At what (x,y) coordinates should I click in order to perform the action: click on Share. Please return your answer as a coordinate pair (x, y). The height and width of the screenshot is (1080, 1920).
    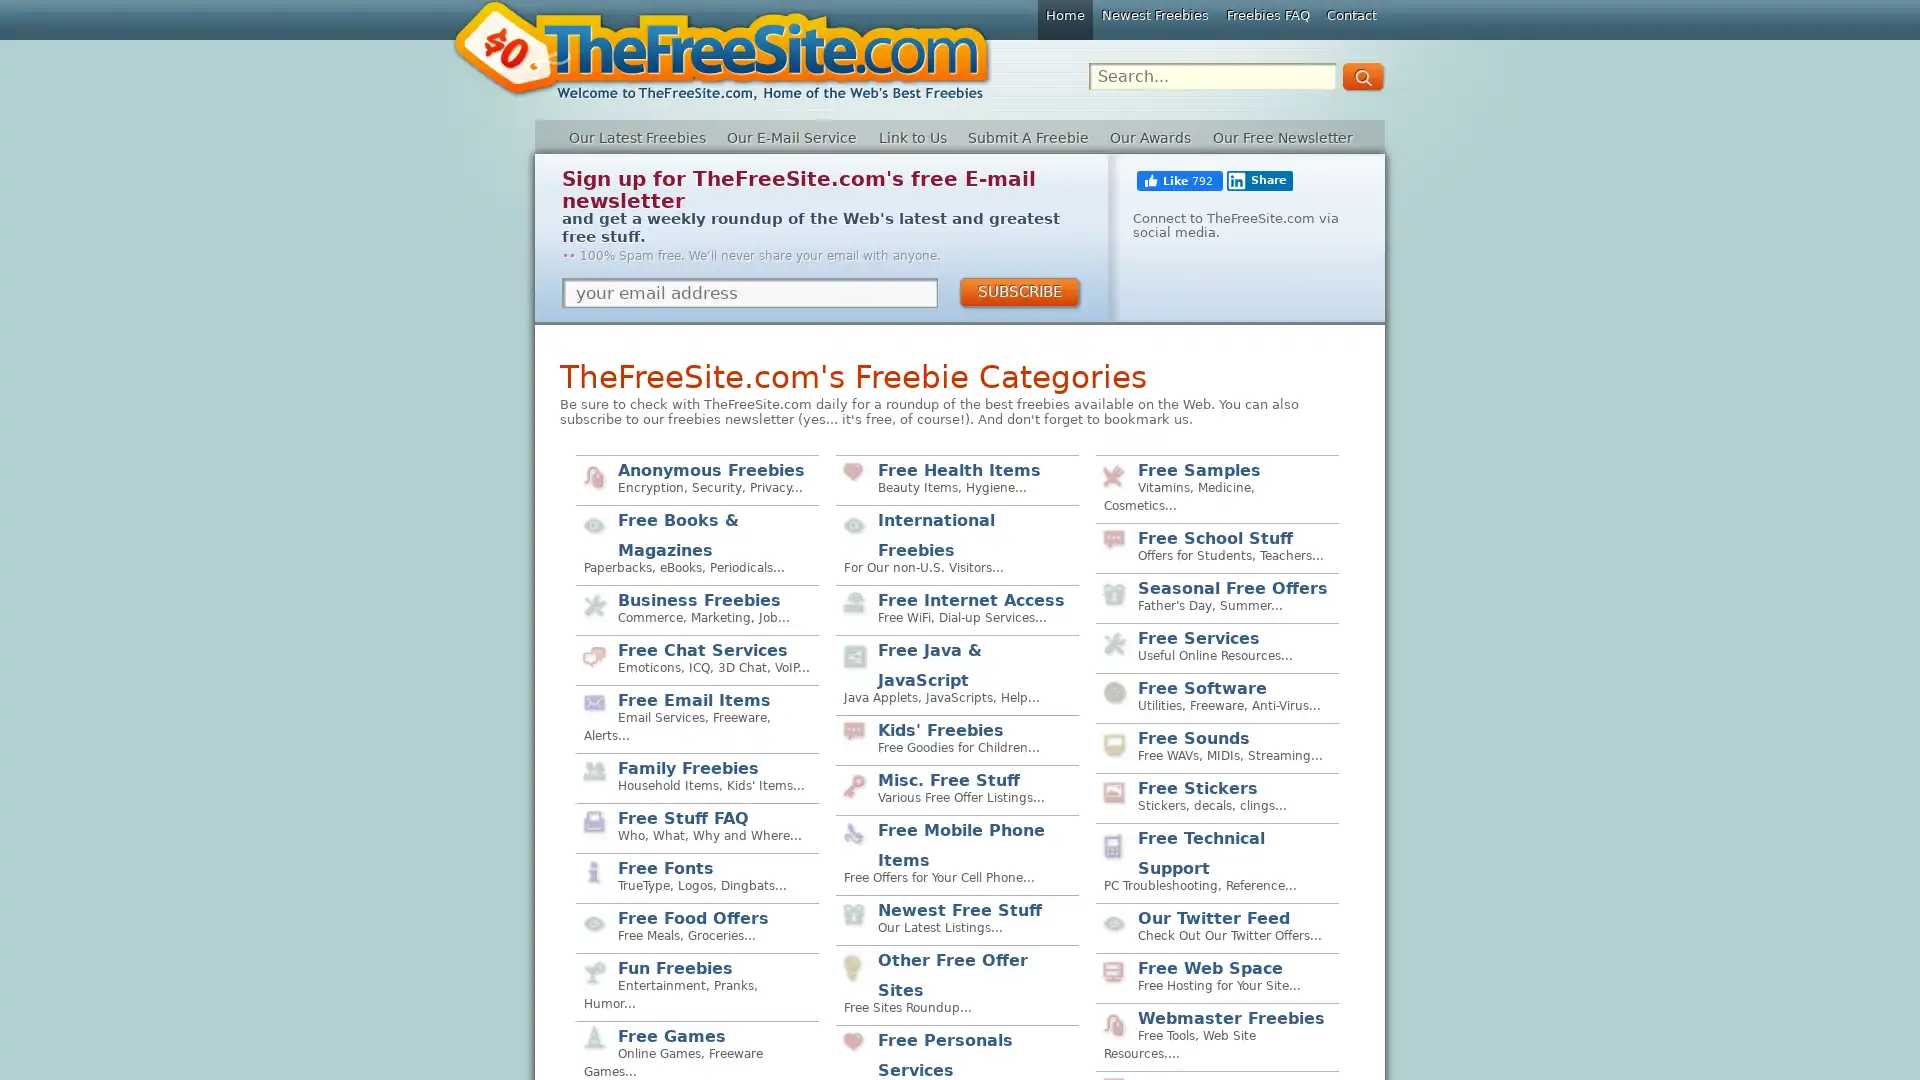
    Looking at the image, I should click on (1334, 181).